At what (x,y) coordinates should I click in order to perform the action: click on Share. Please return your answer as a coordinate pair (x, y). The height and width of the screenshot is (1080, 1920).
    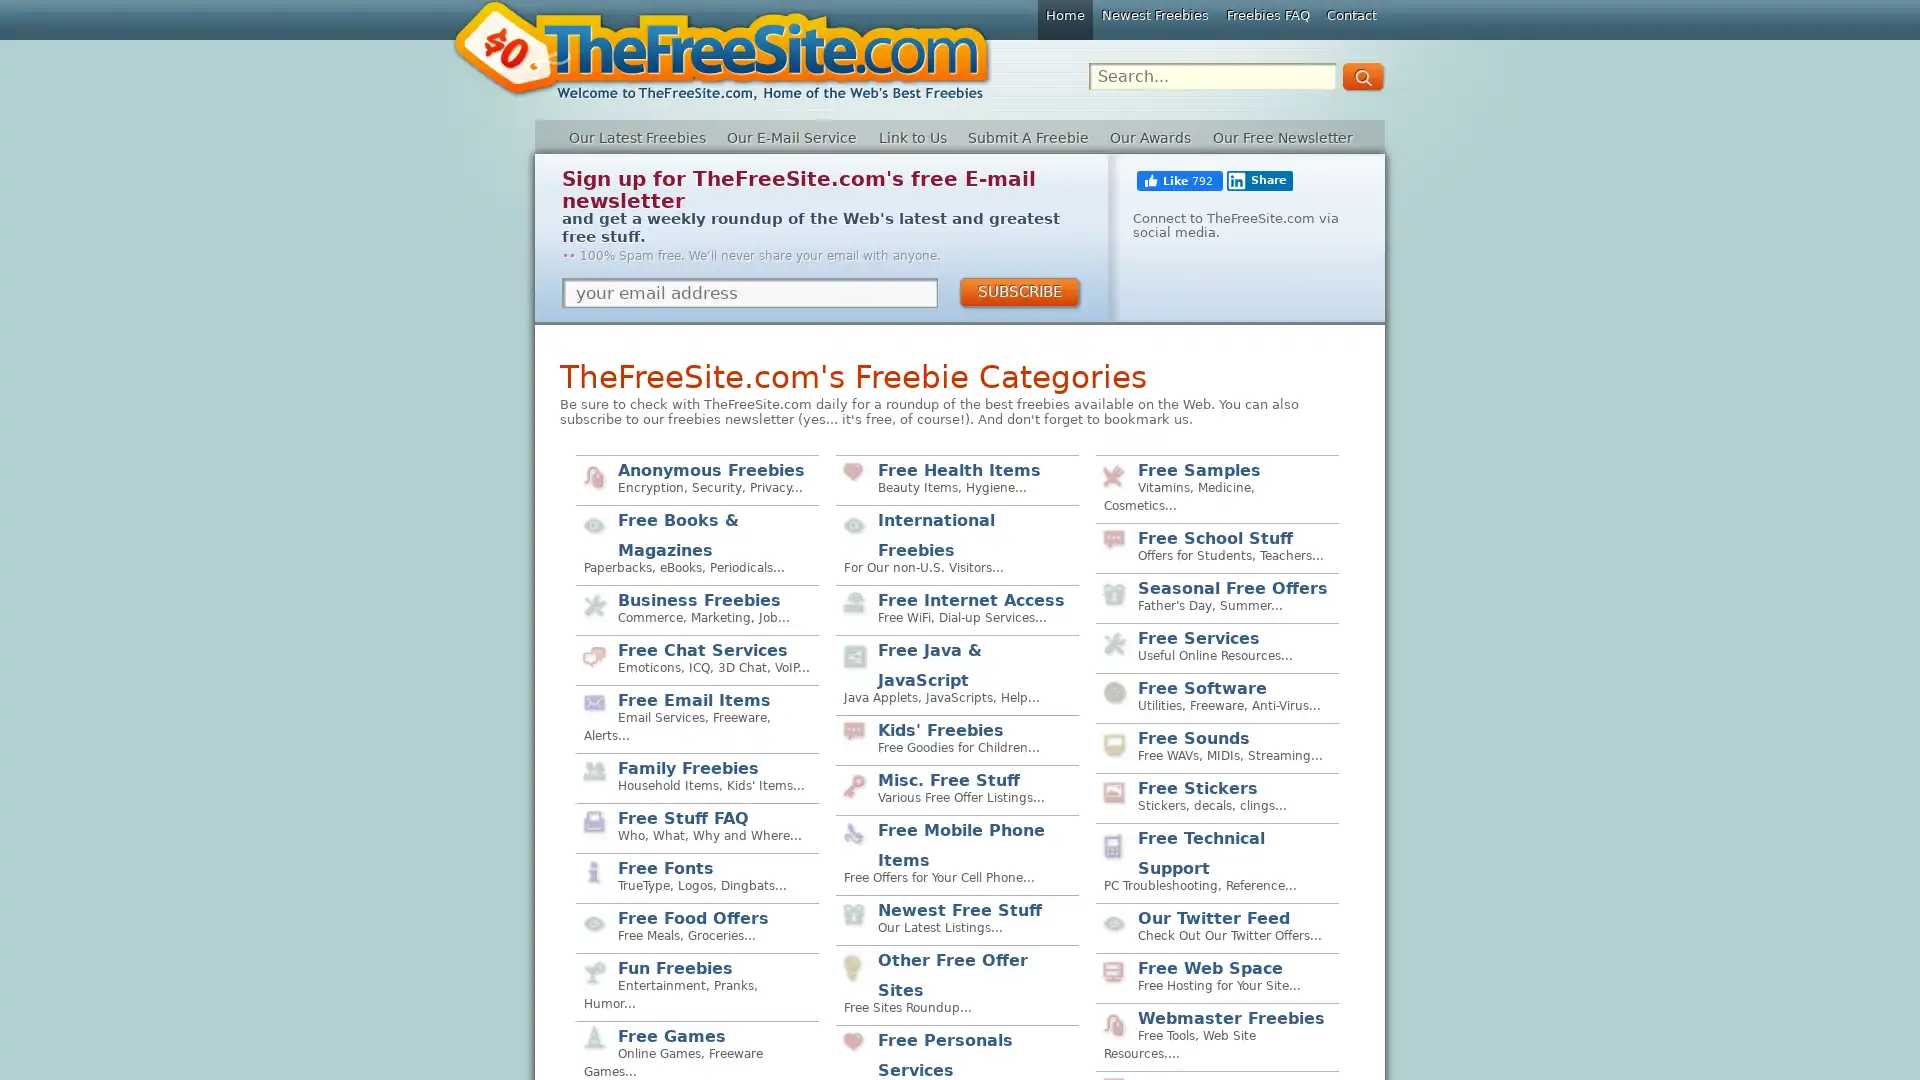
    Looking at the image, I should click on (1334, 181).